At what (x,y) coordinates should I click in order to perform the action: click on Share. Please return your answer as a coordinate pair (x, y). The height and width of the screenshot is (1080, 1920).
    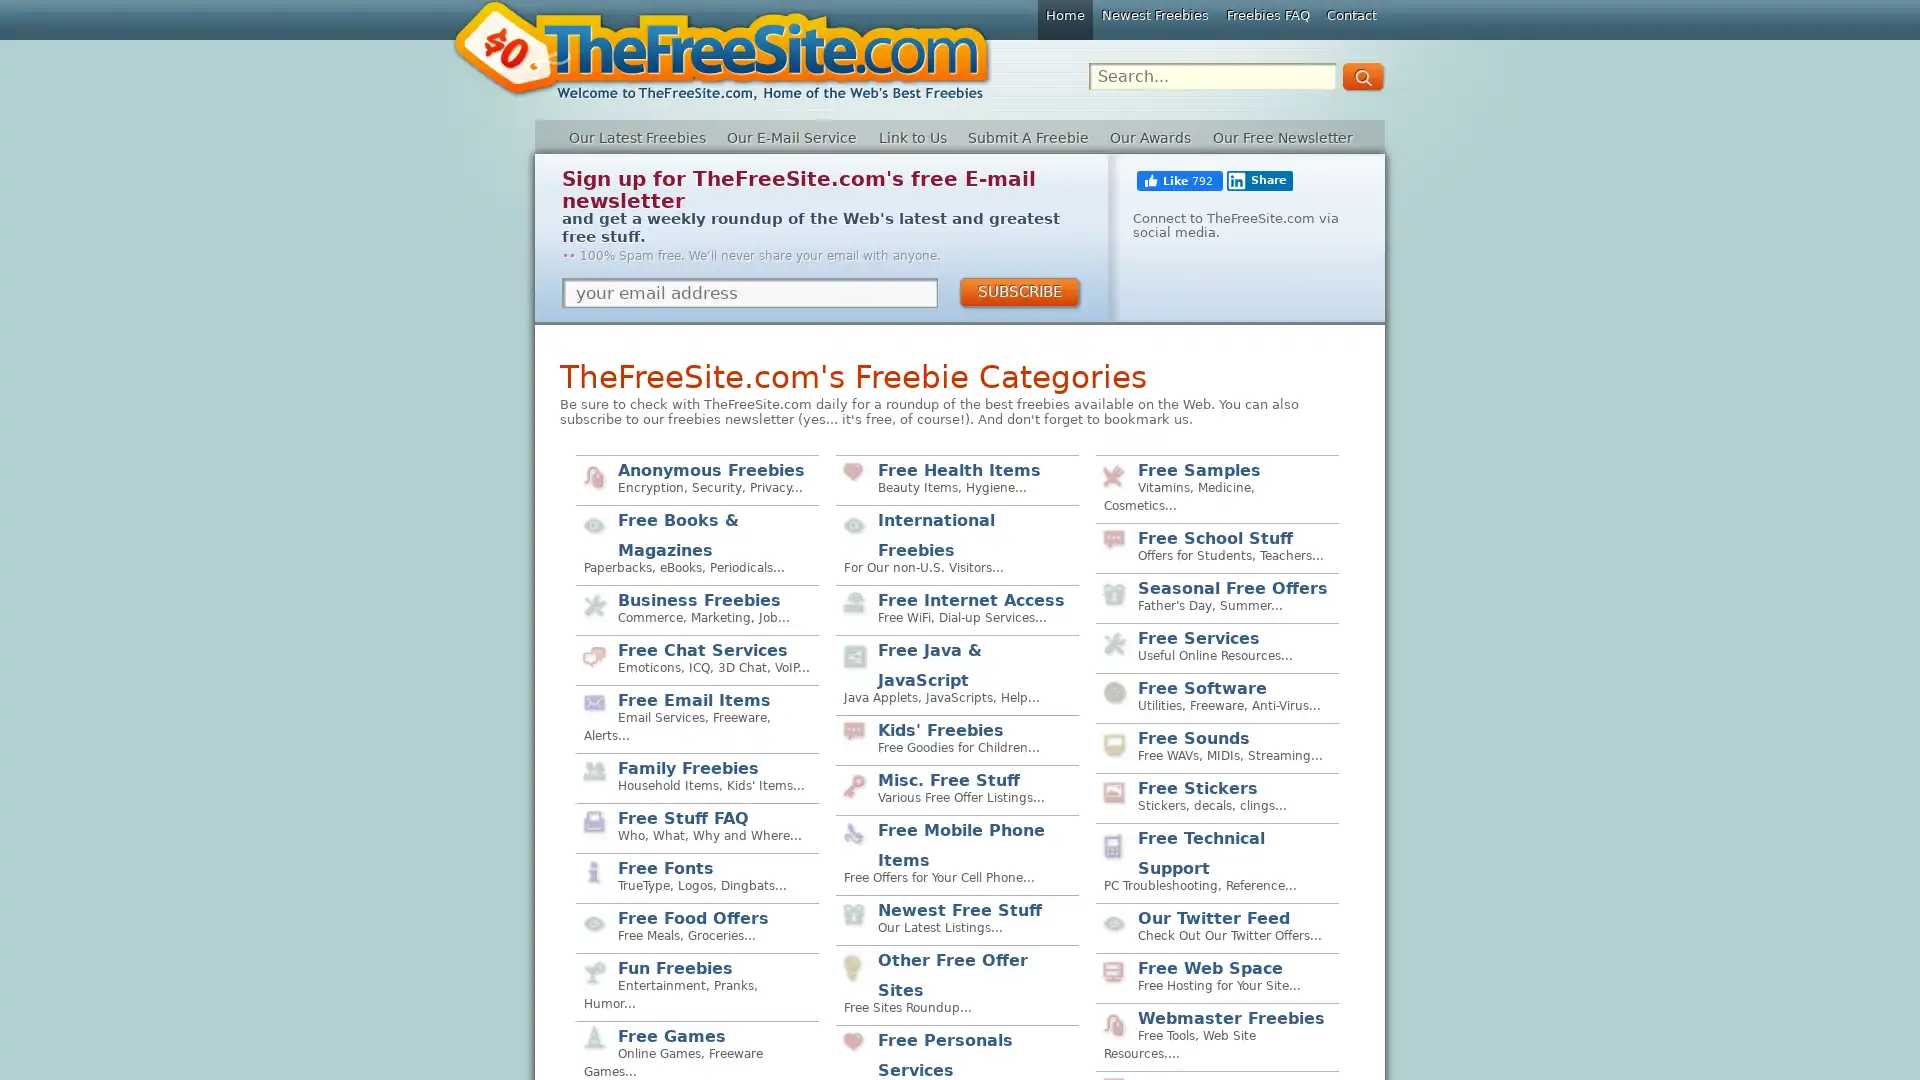
    Looking at the image, I should click on (1334, 181).